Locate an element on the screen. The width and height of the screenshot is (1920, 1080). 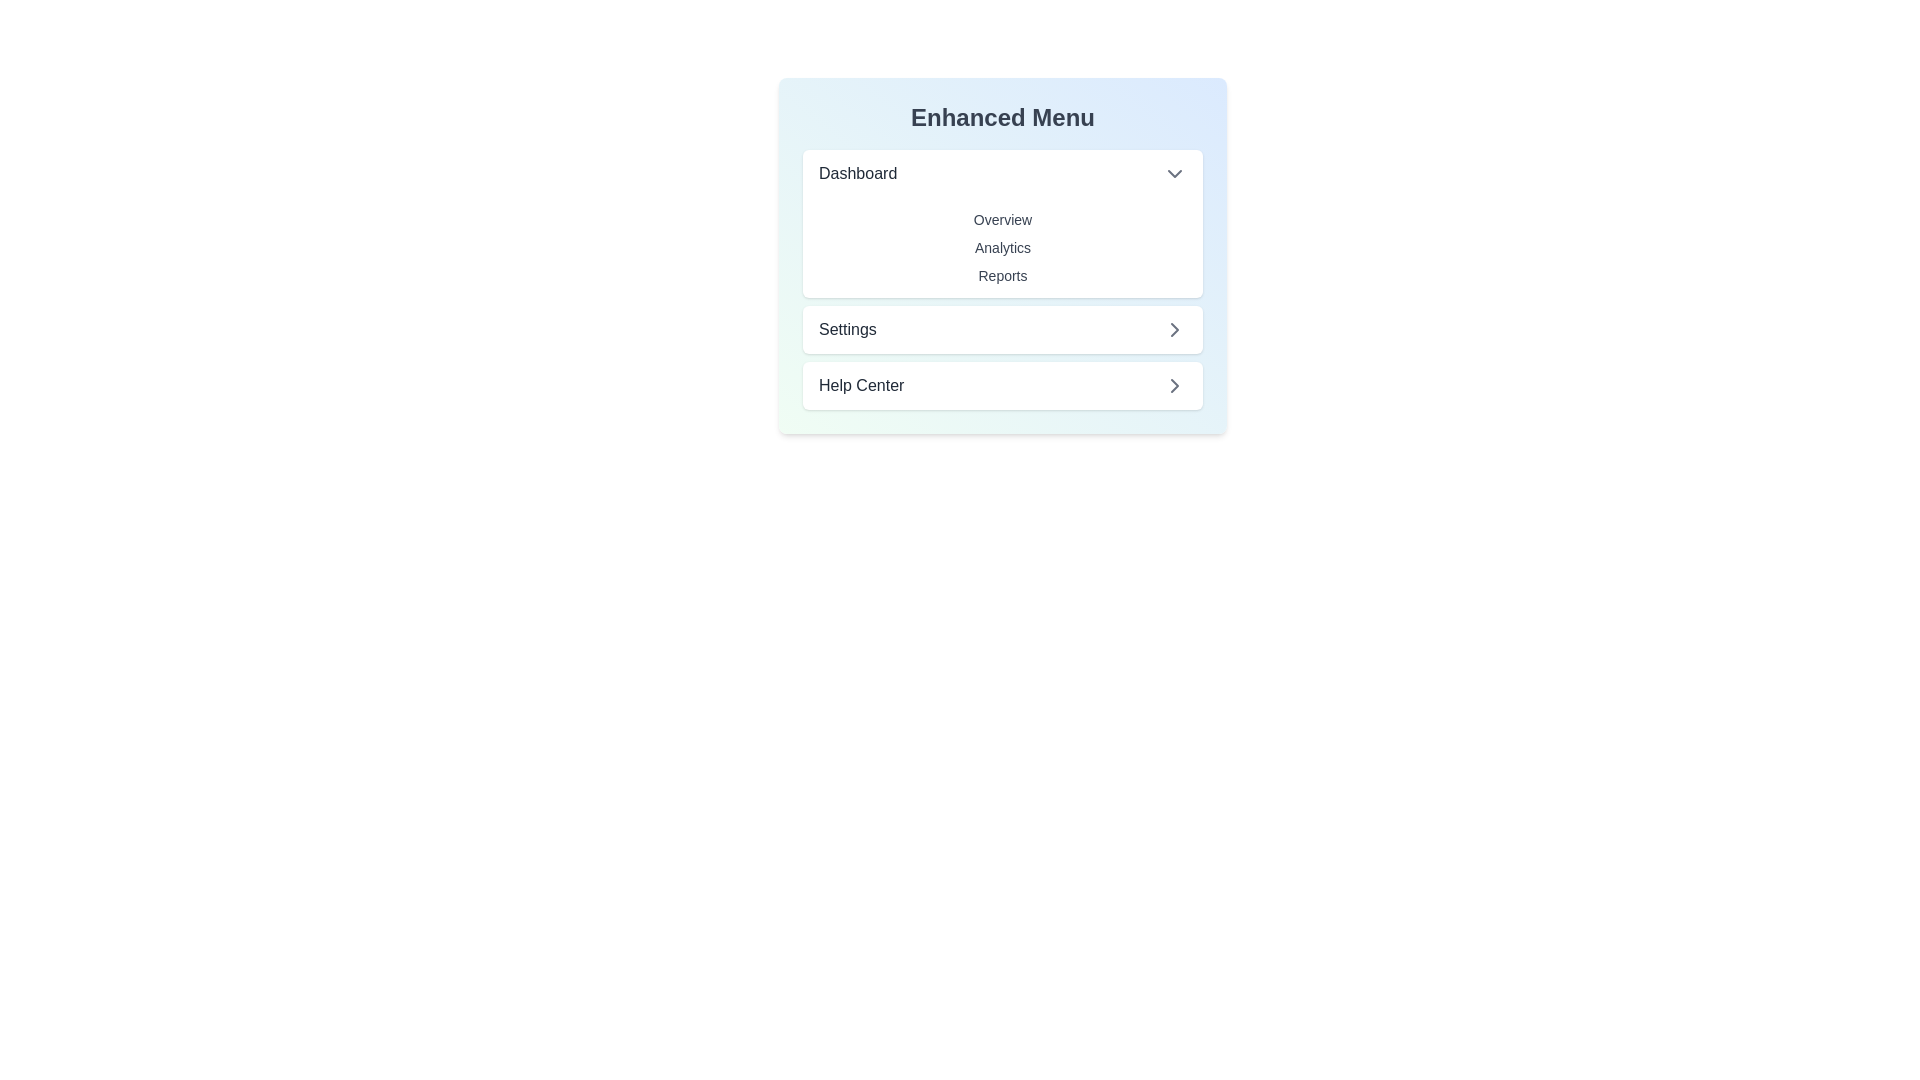
the right-pointing chevron arrow icon located in the 'Settings' menu, positioned to the far right of the 'Settings' label for additional interaction is located at coordinates (1175, 329).